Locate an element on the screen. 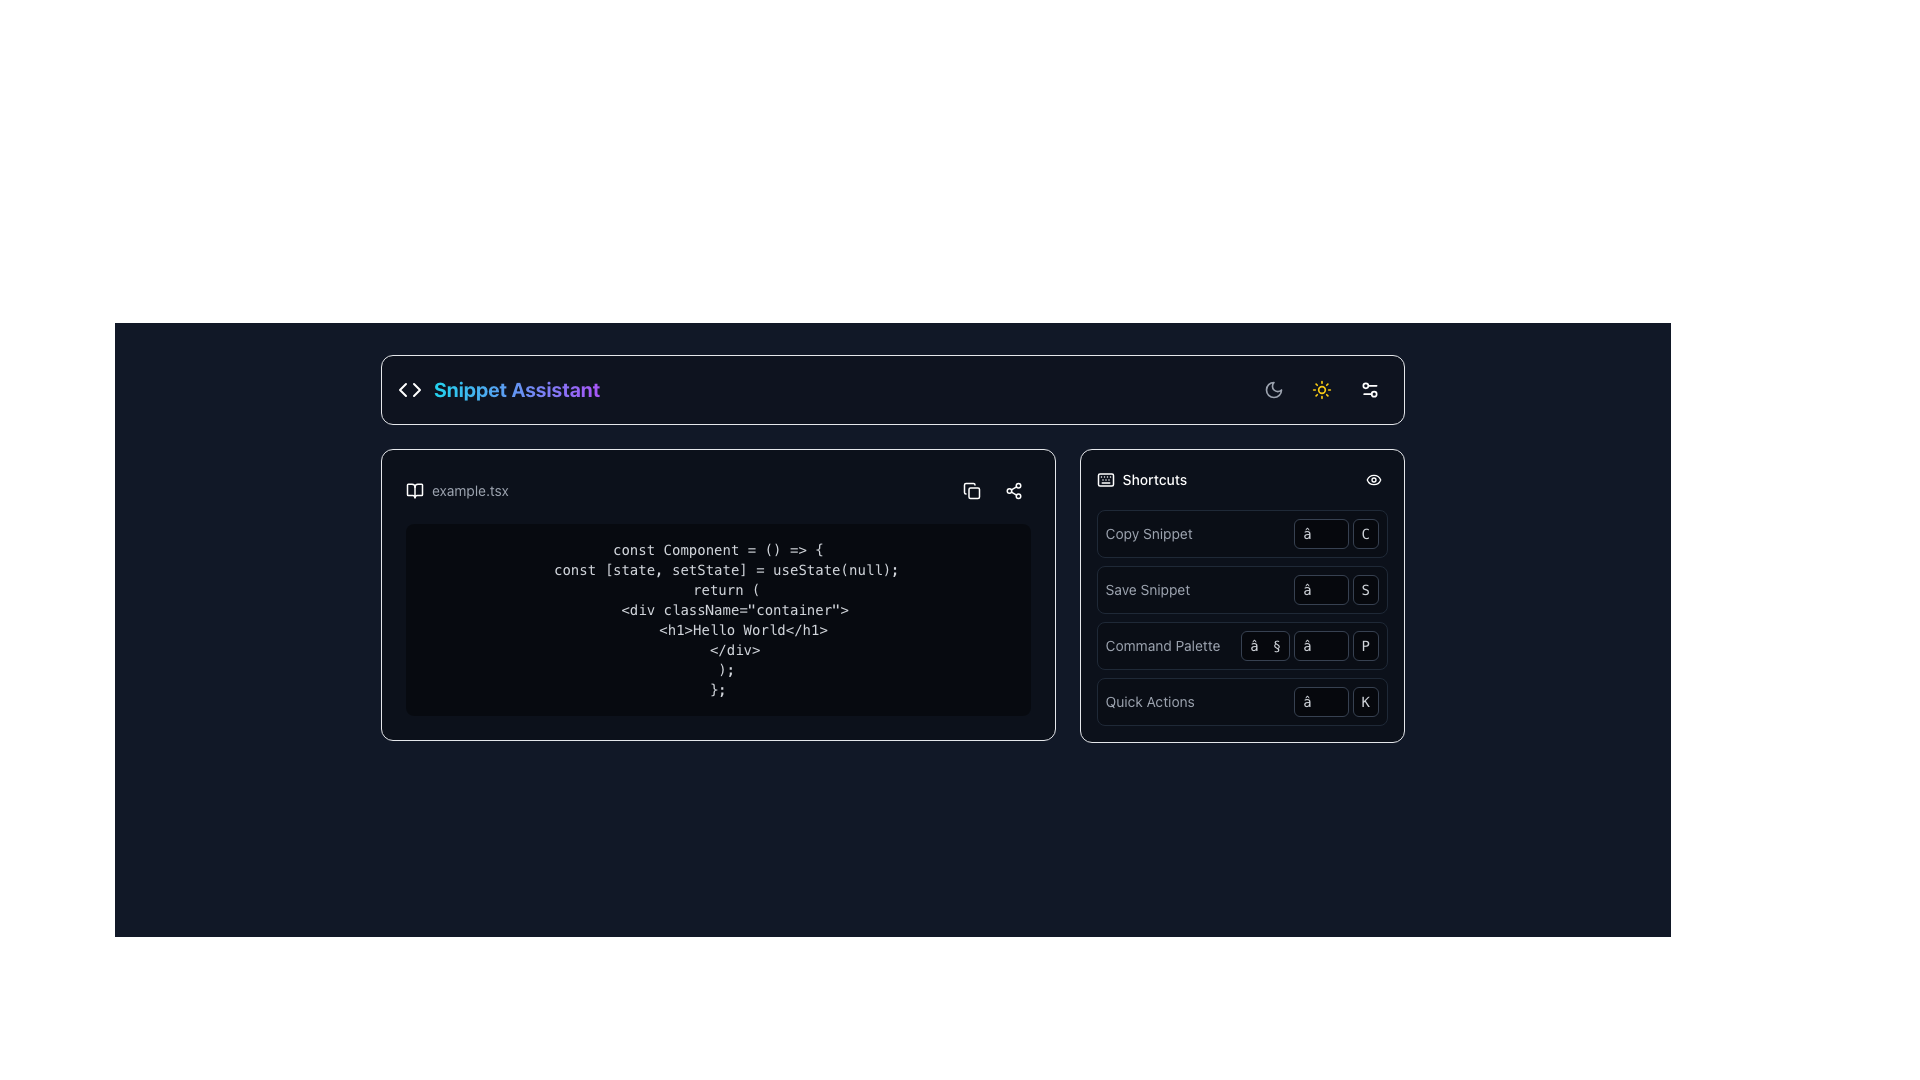  the 'Command Palette' interactive button, which is the third item in the vertical list of shortcut buttons located on the right side of the interface, positioned below the 'Save Snippet' button and above the 'Quick Actions' button is located at coordinates (1241, 645).